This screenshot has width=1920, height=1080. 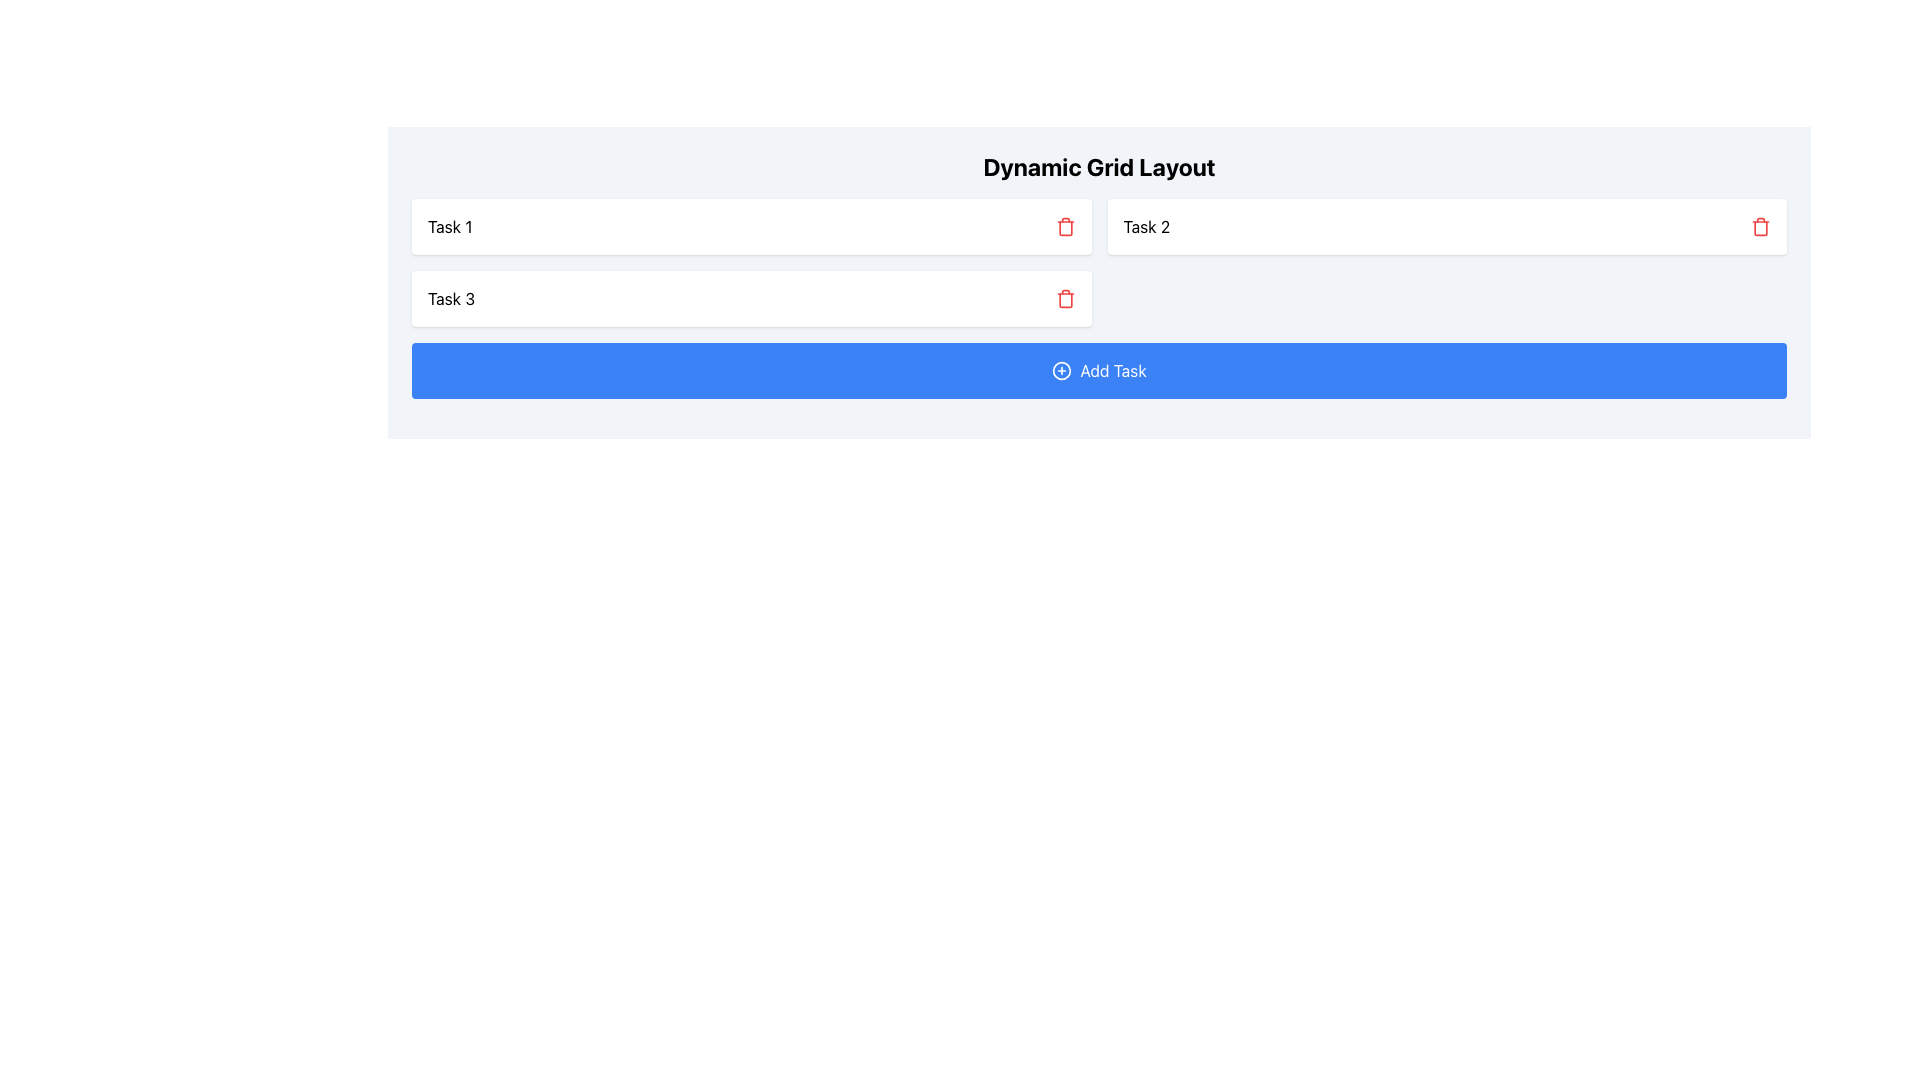 What do you see at coordinates (1098, 165) in the screenshot?
I see `the label displaying 'Dynamic Grid Layout' at the top of the main panel` at bounding box center [1098, 165].